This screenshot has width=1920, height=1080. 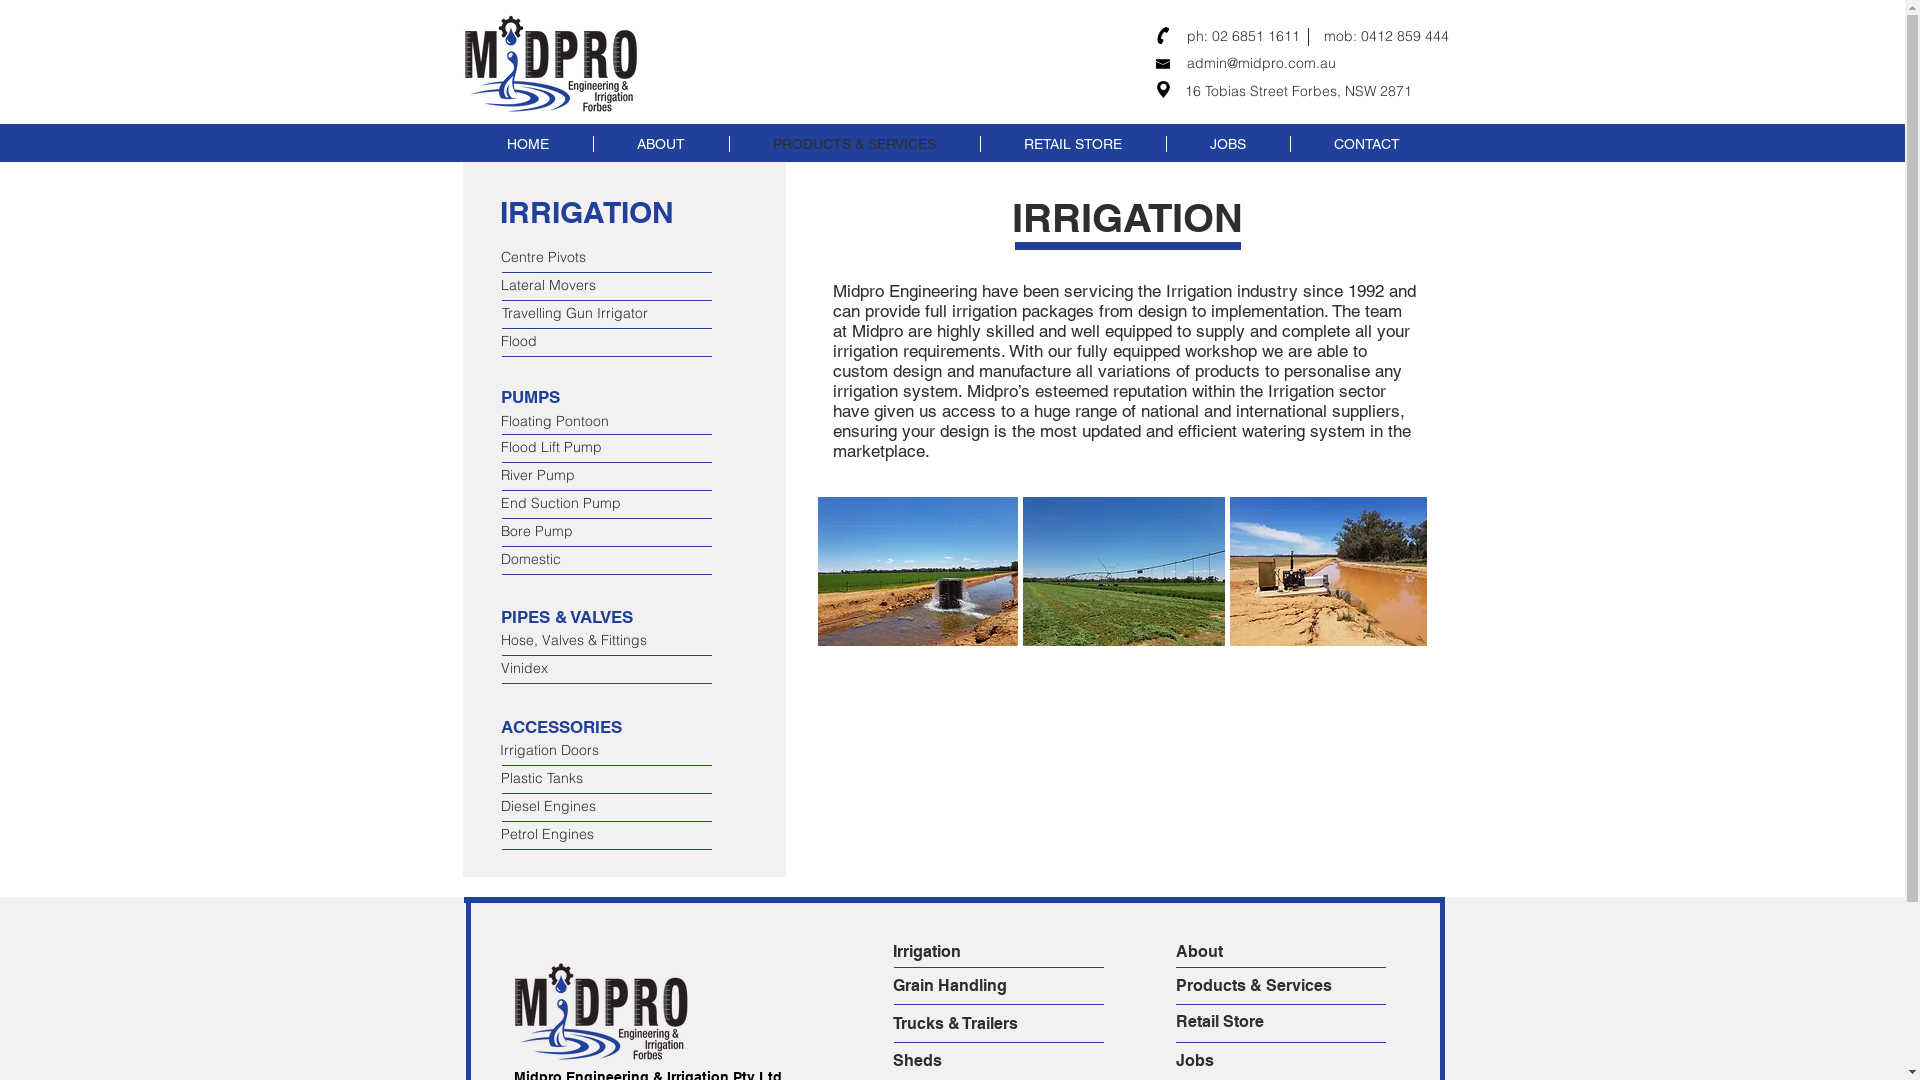 I want to click on 'admin@midpro.com.au', so click(x=1185, y=61).